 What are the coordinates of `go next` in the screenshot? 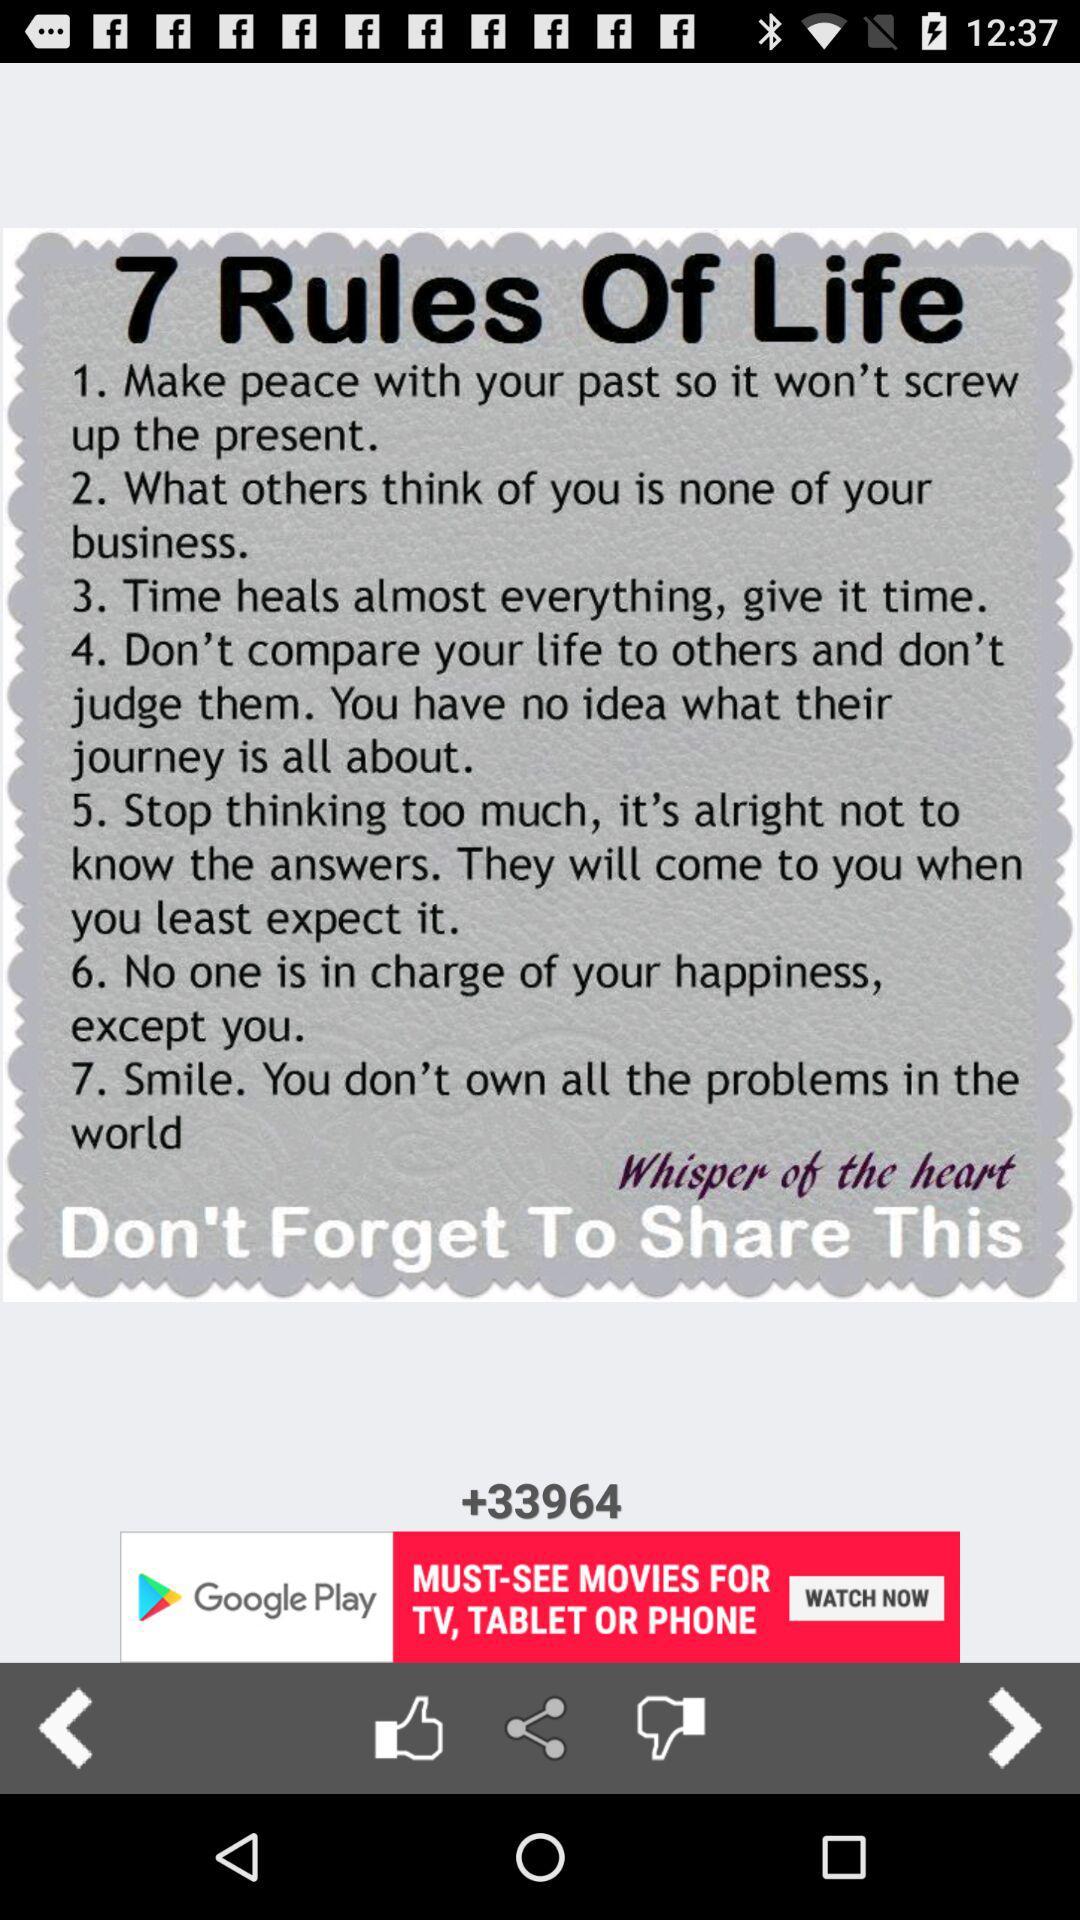 It's located at (1014, 1727).